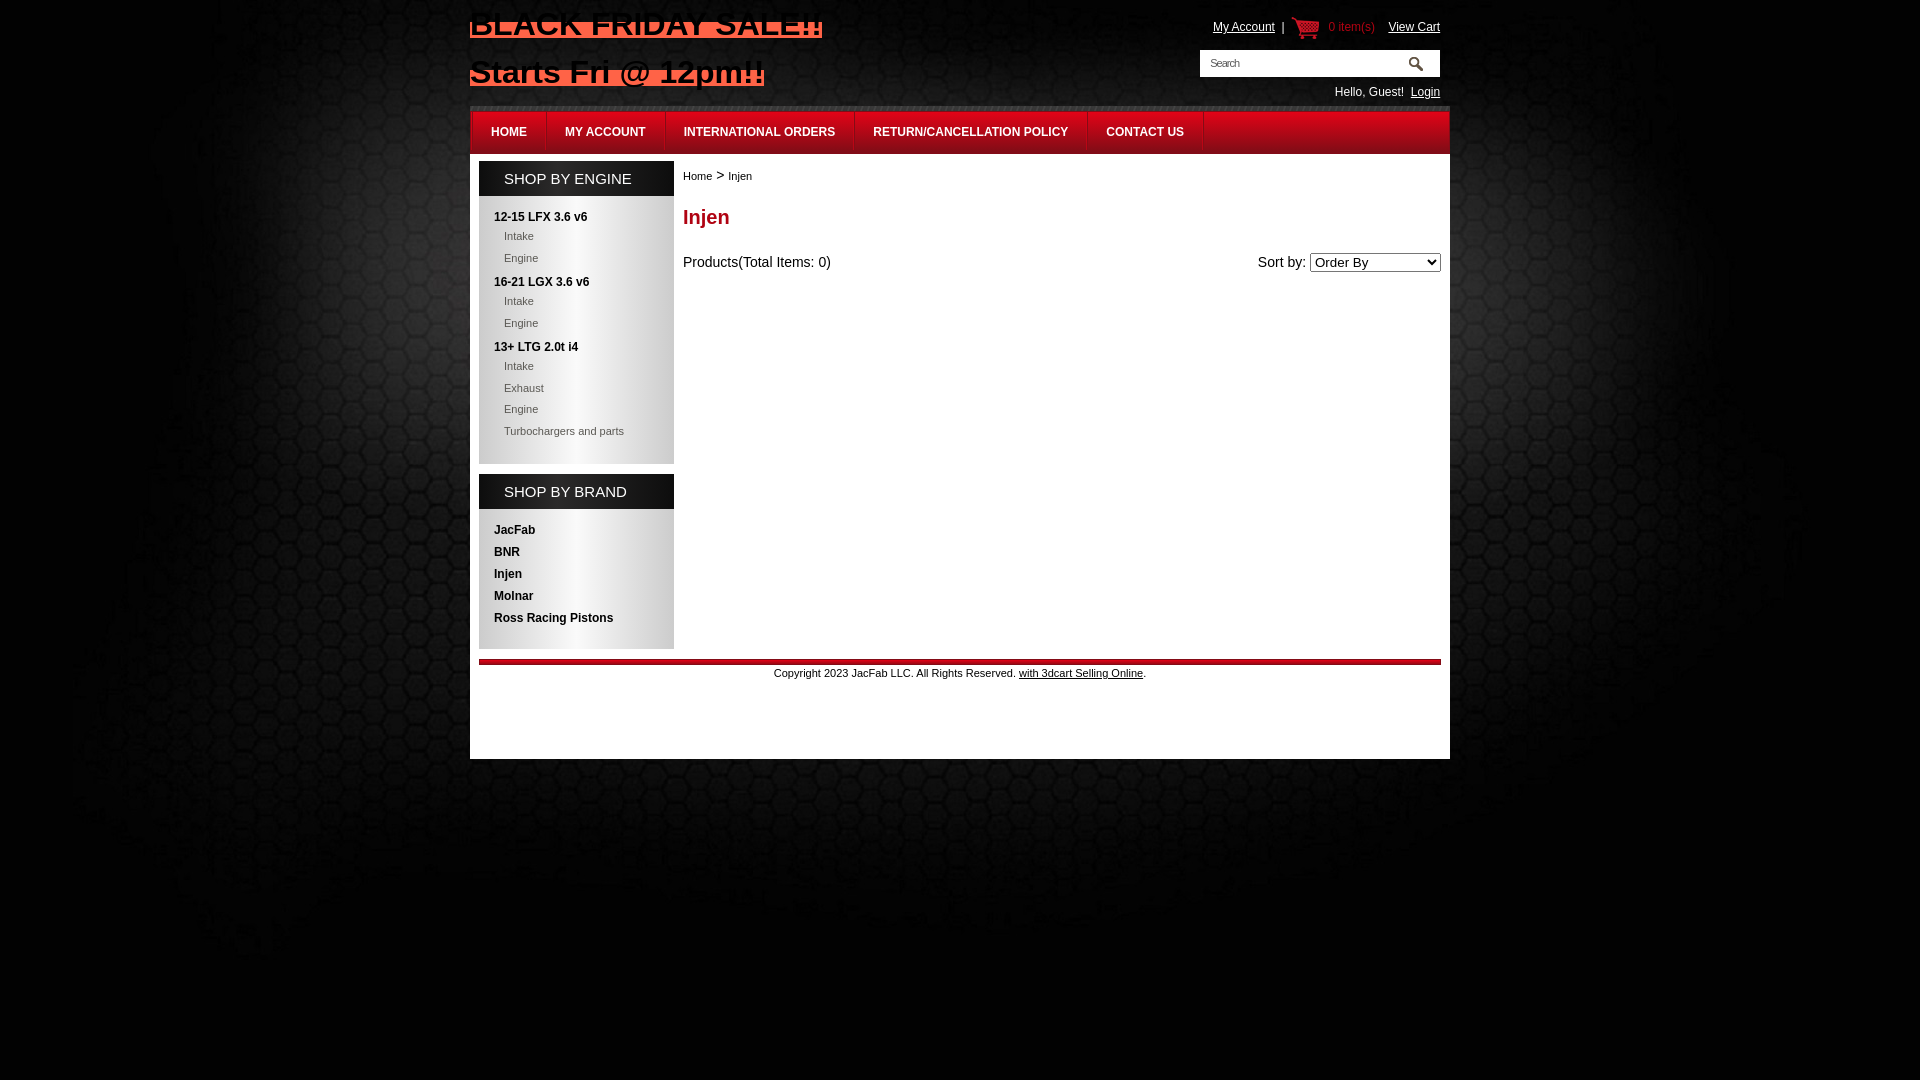 The width and height of the screenshot is (1920, 1080). I want to click on 'CONTACT US', so click(1145, 131).